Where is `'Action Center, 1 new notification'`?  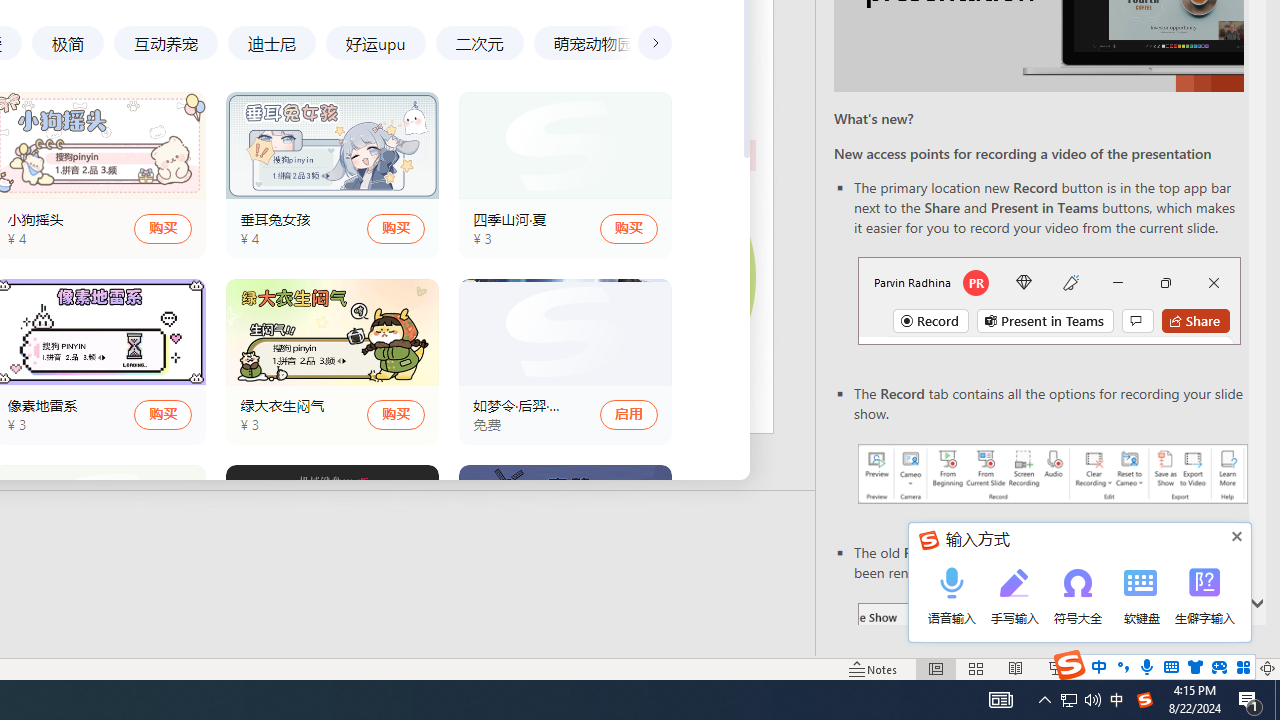 'Action Center, 1 new notification' is located at coordinates (1250, 698).